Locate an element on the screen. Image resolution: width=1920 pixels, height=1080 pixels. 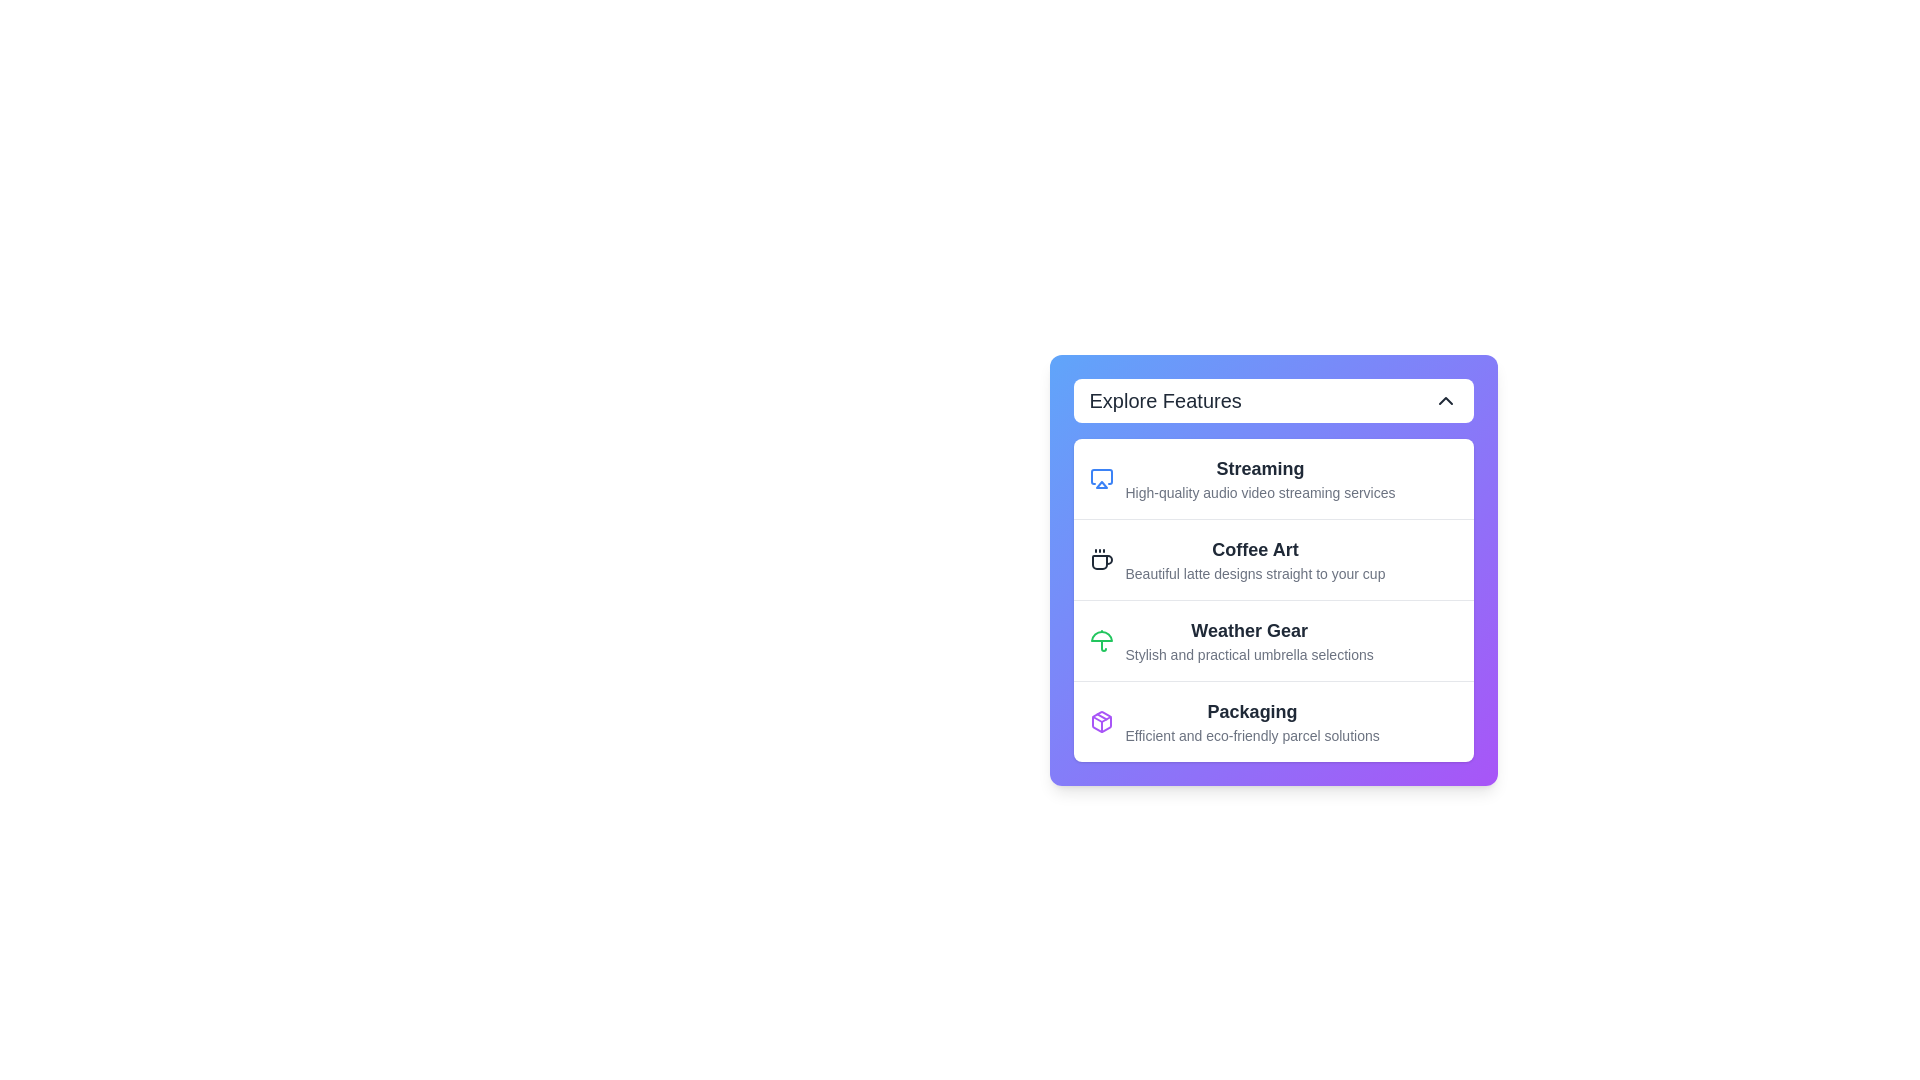
the informational label 'Coffee Art' which is the second item in the vertical list of options within the 'Explore Features' card layout is located at coordinates (1254, 559).